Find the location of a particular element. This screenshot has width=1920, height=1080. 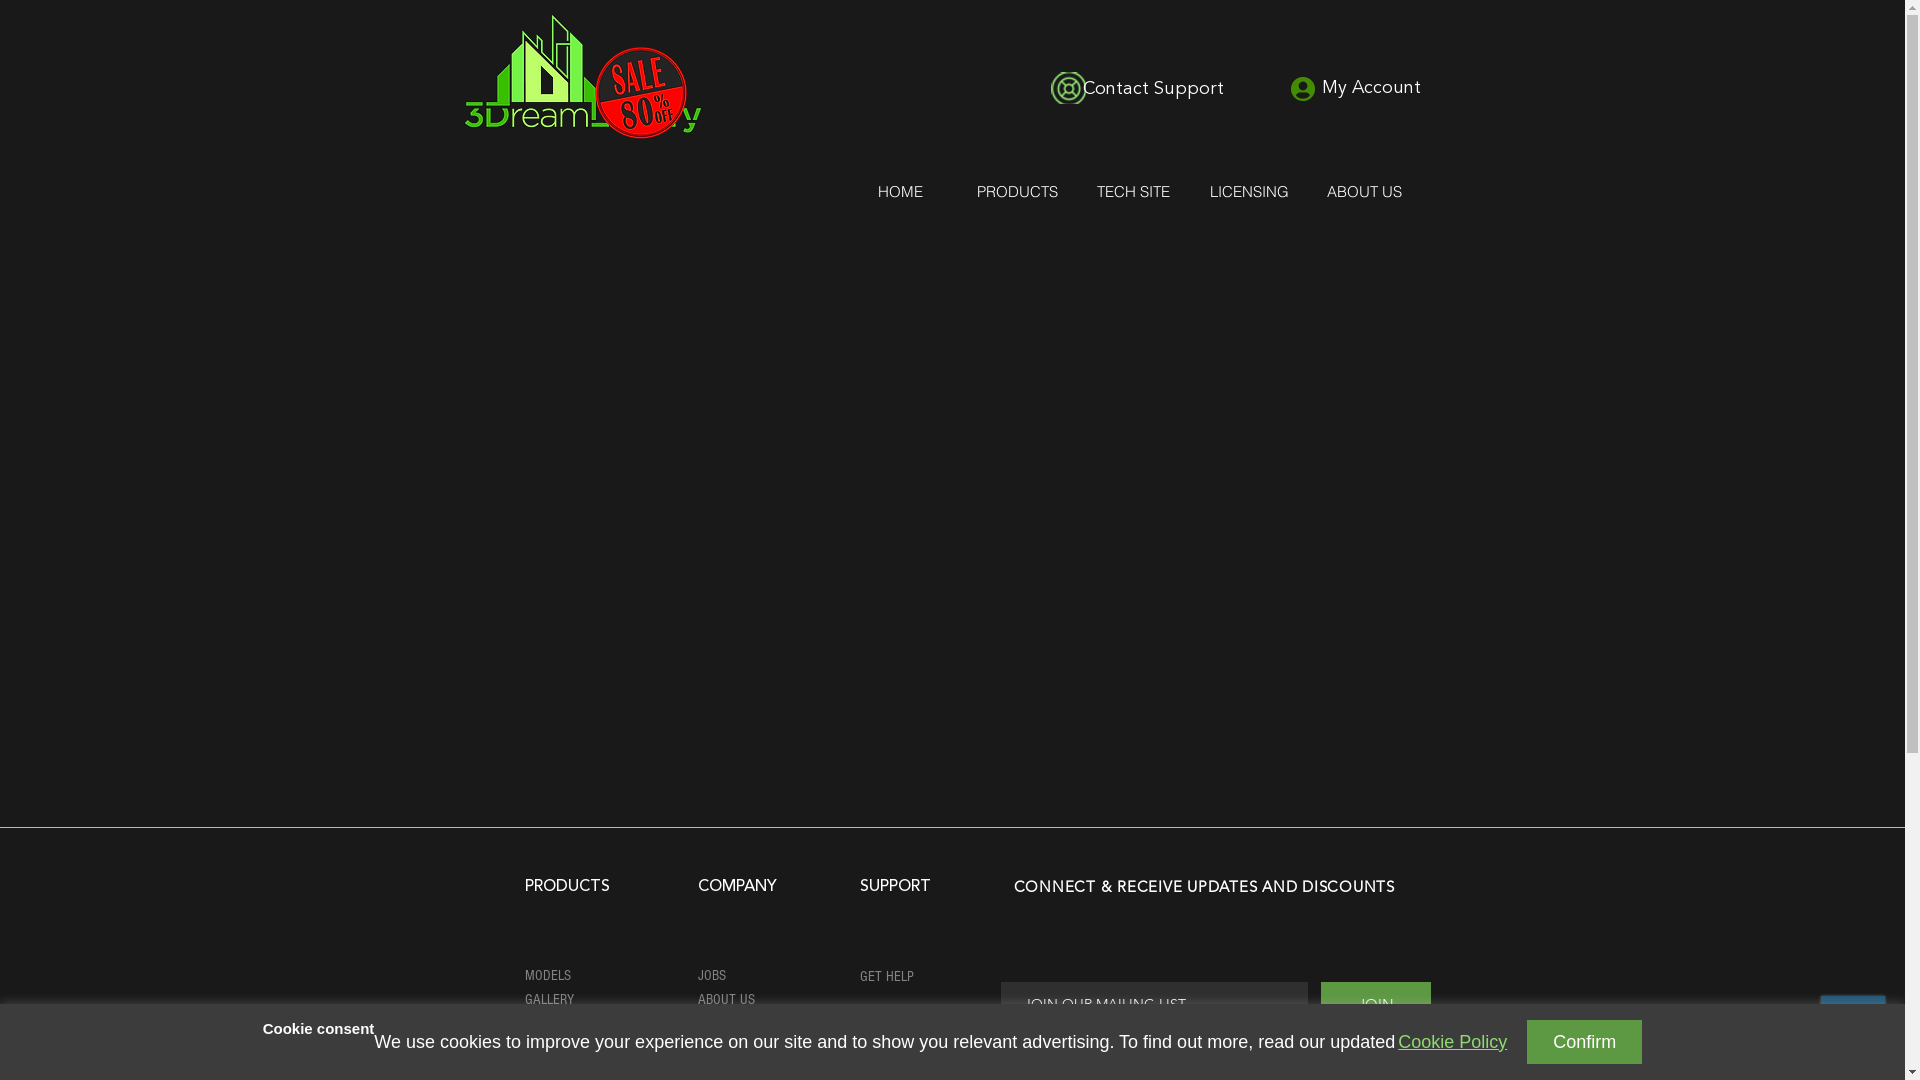

'HOME' is located at coordinates (841, 191).